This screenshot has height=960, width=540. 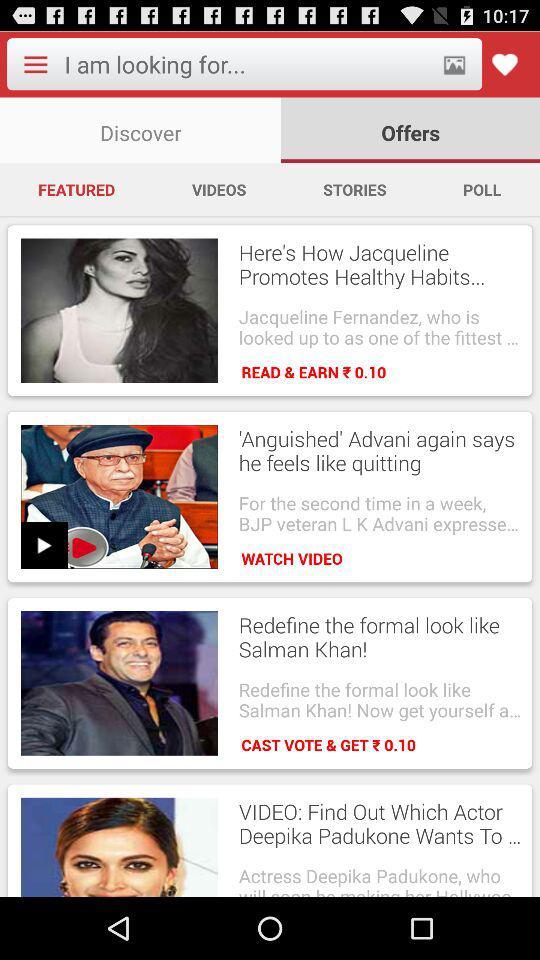 What do you see at coordinates (503, 64) in the screenshot?
I see `favorites` at bounding box center [503, 64].